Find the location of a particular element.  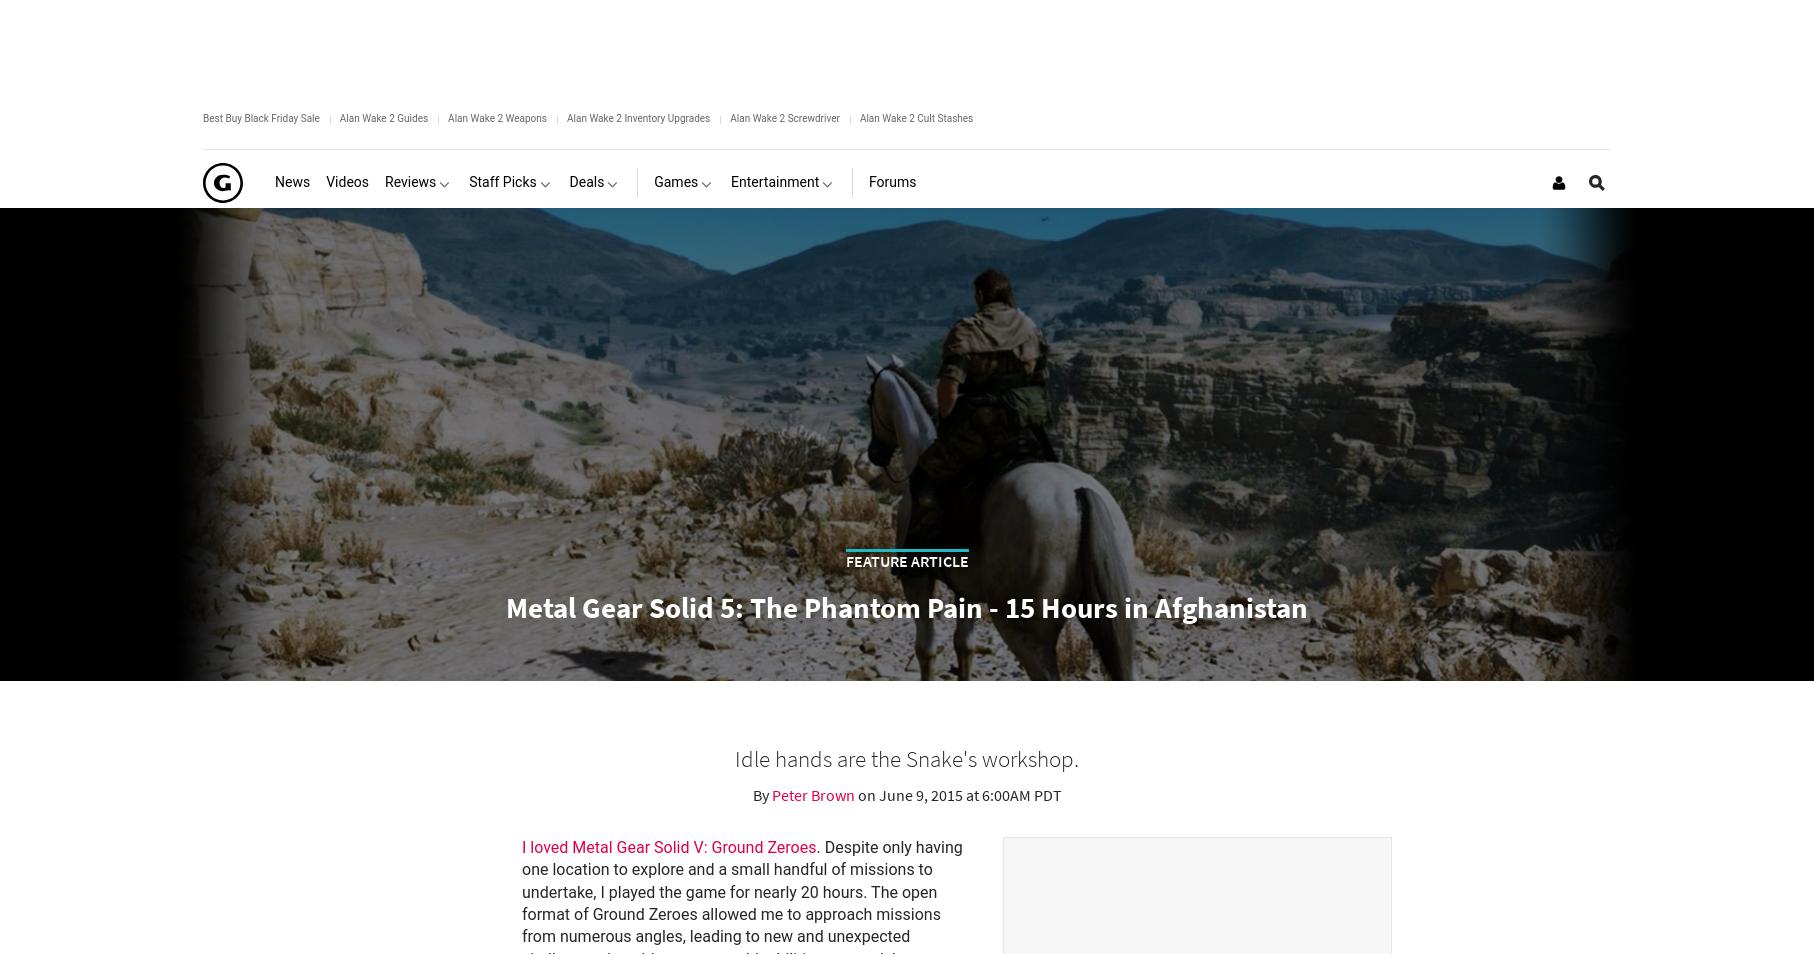

'Entertainment' is located at coordinates (731, 181).